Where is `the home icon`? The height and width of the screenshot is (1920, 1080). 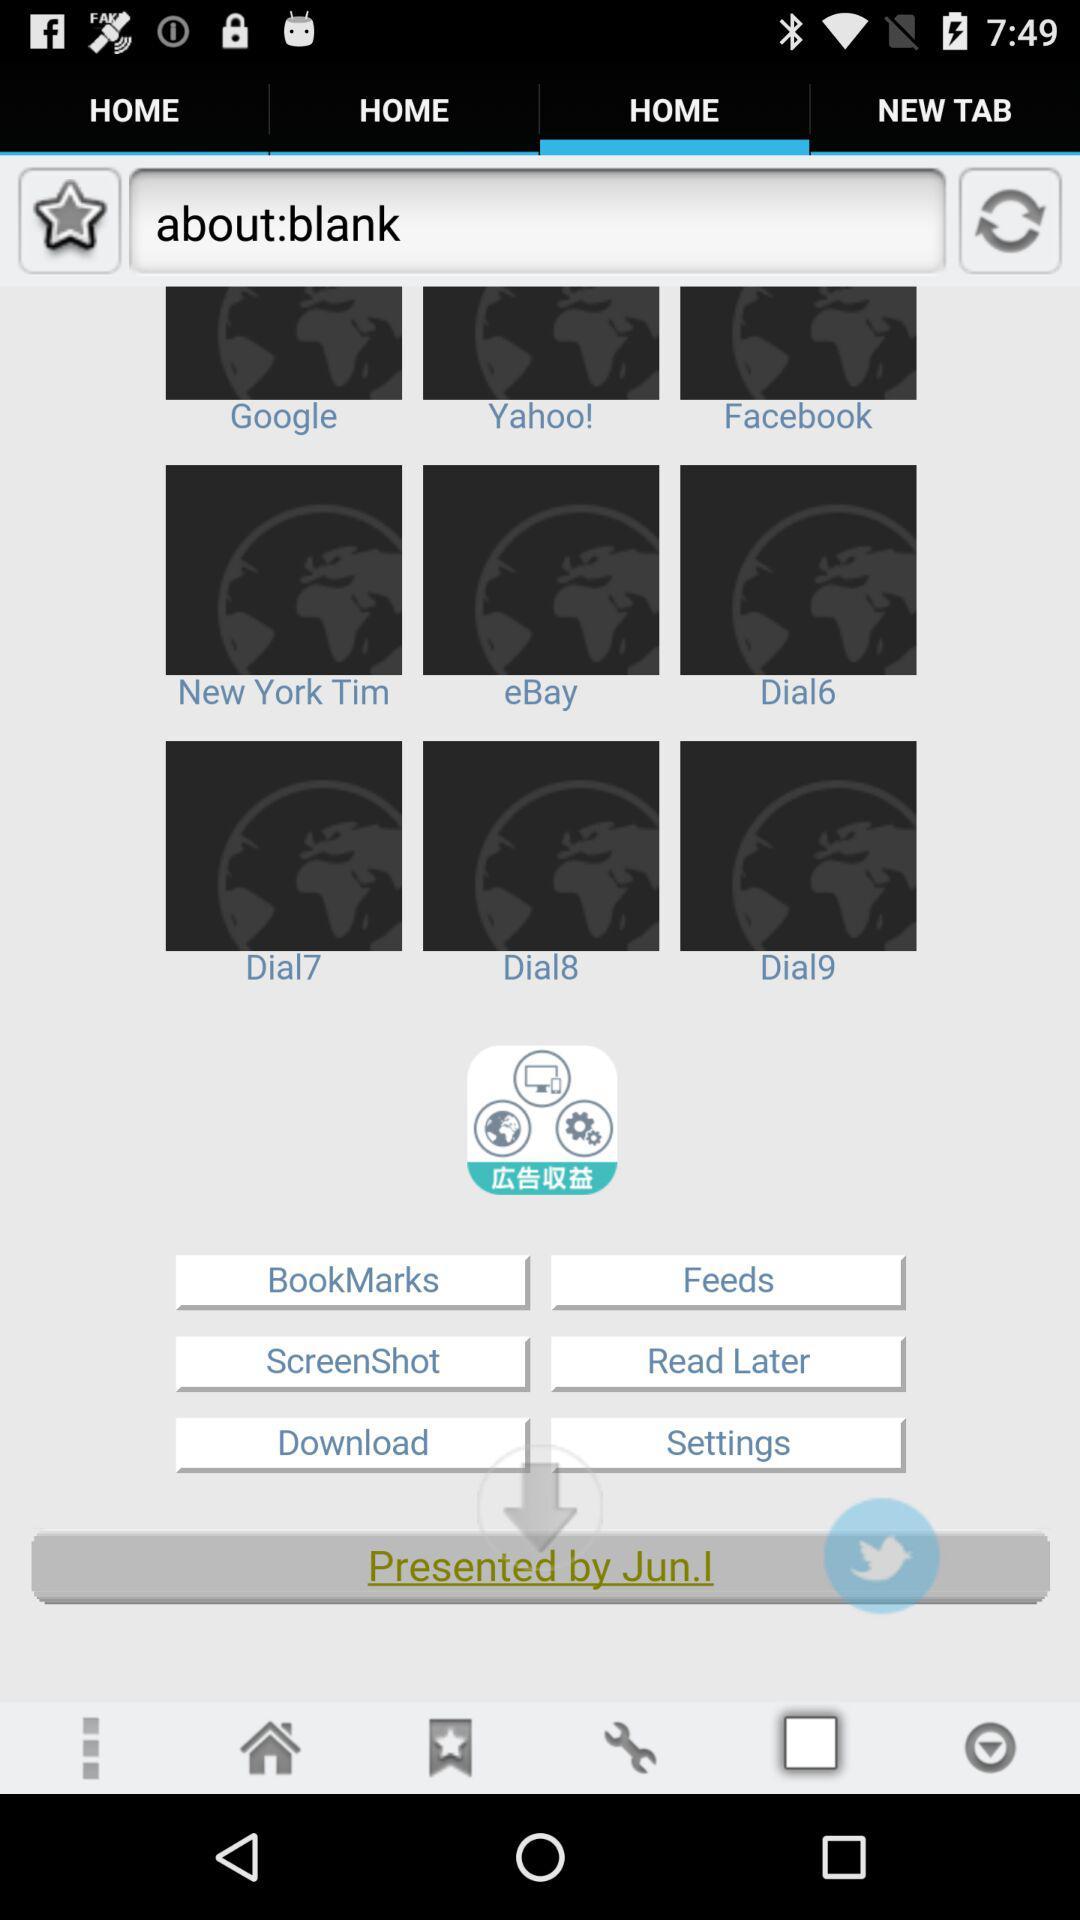
the home icon is located at coordinates (270, 1869).